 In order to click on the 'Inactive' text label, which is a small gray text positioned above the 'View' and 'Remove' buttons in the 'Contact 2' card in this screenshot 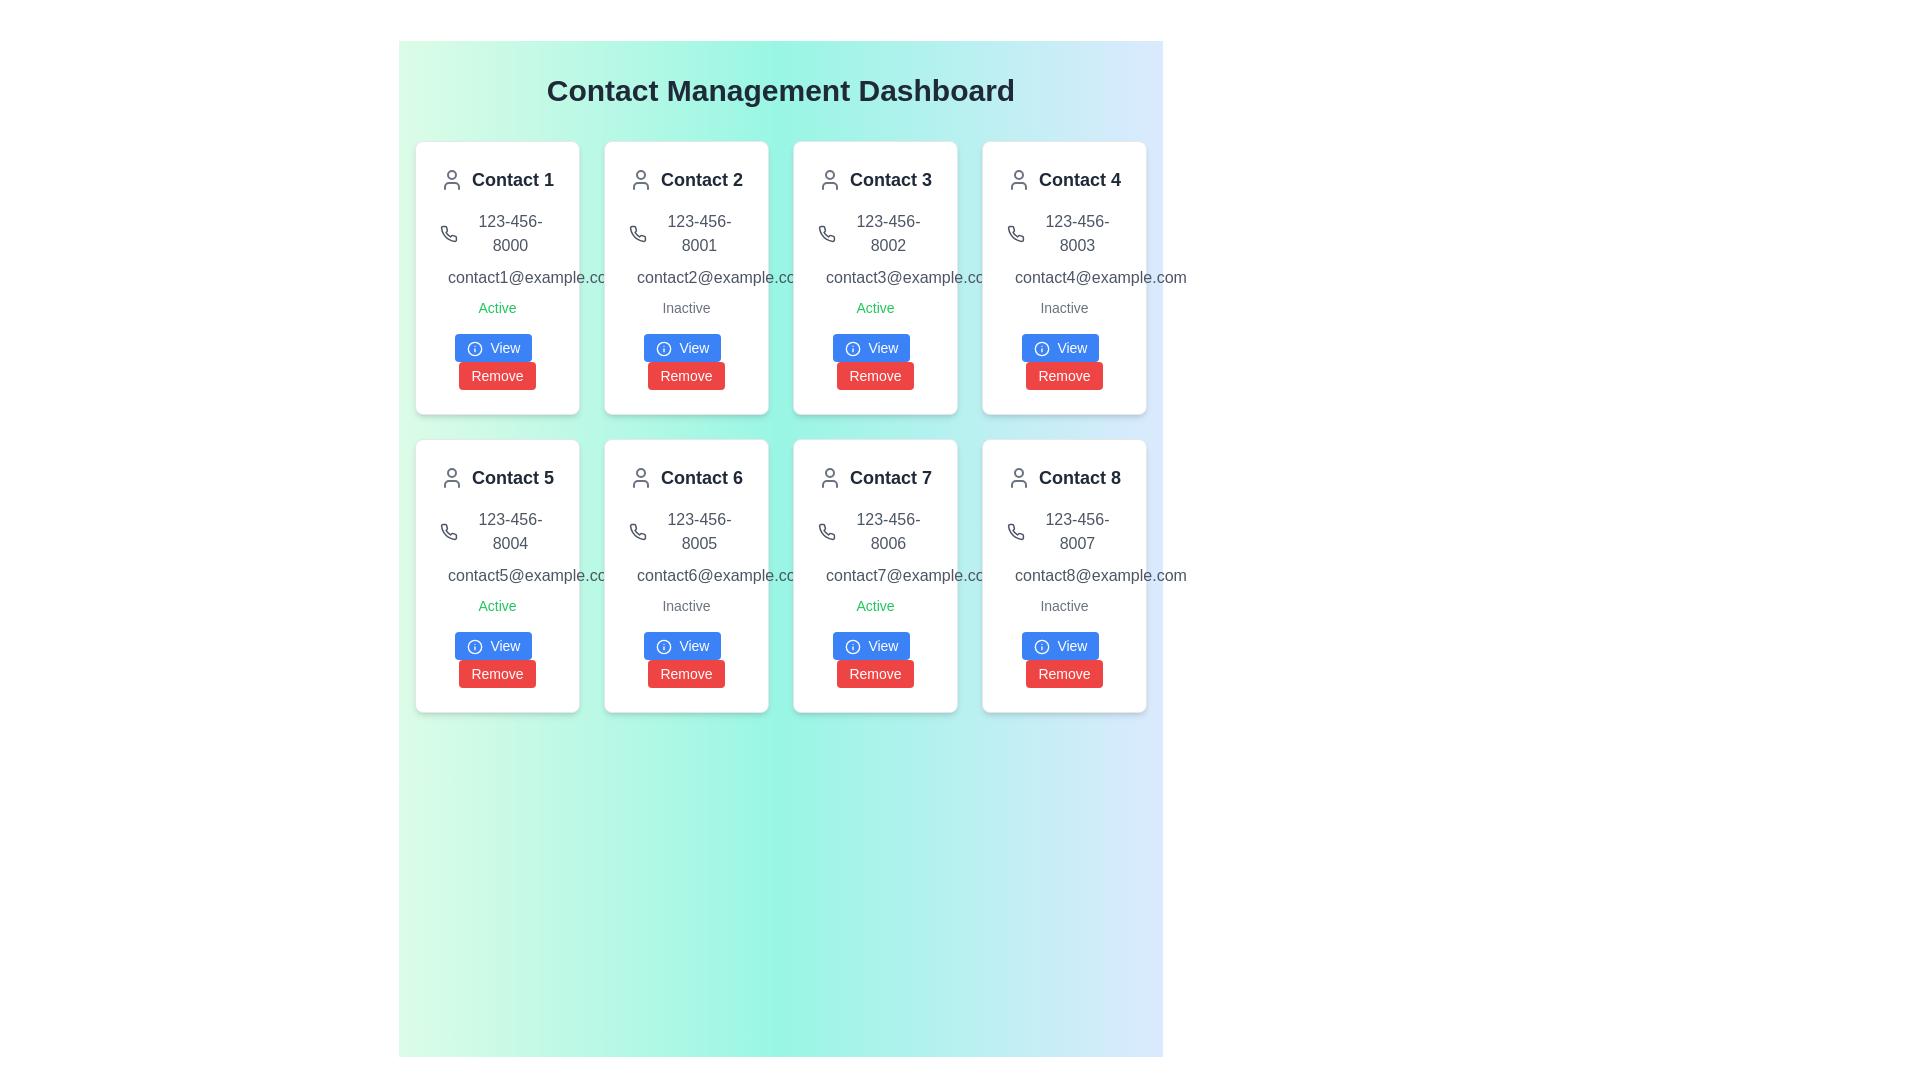, I will do `click(686, 308)`.